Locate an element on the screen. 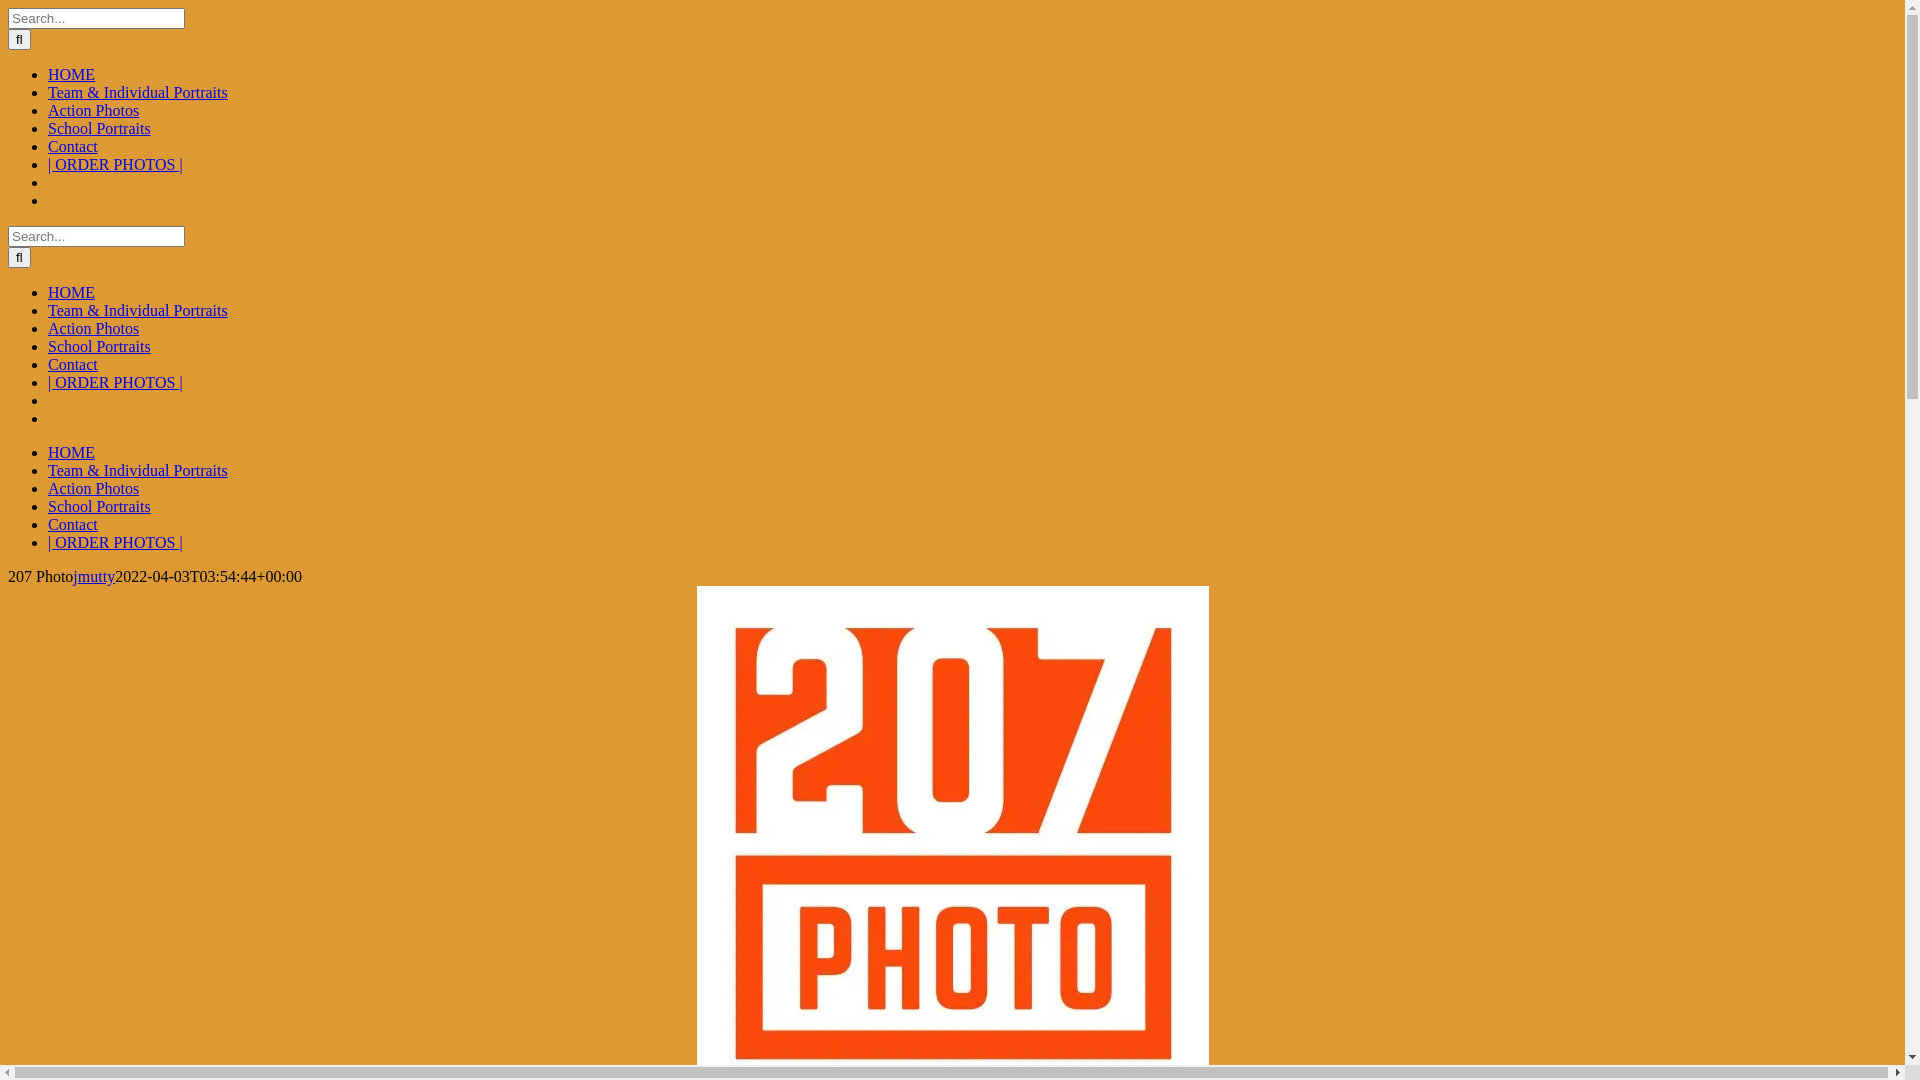 This screenshot has height=1080, width=1920. 'Action Photos' is located at coordinates (48, 488).